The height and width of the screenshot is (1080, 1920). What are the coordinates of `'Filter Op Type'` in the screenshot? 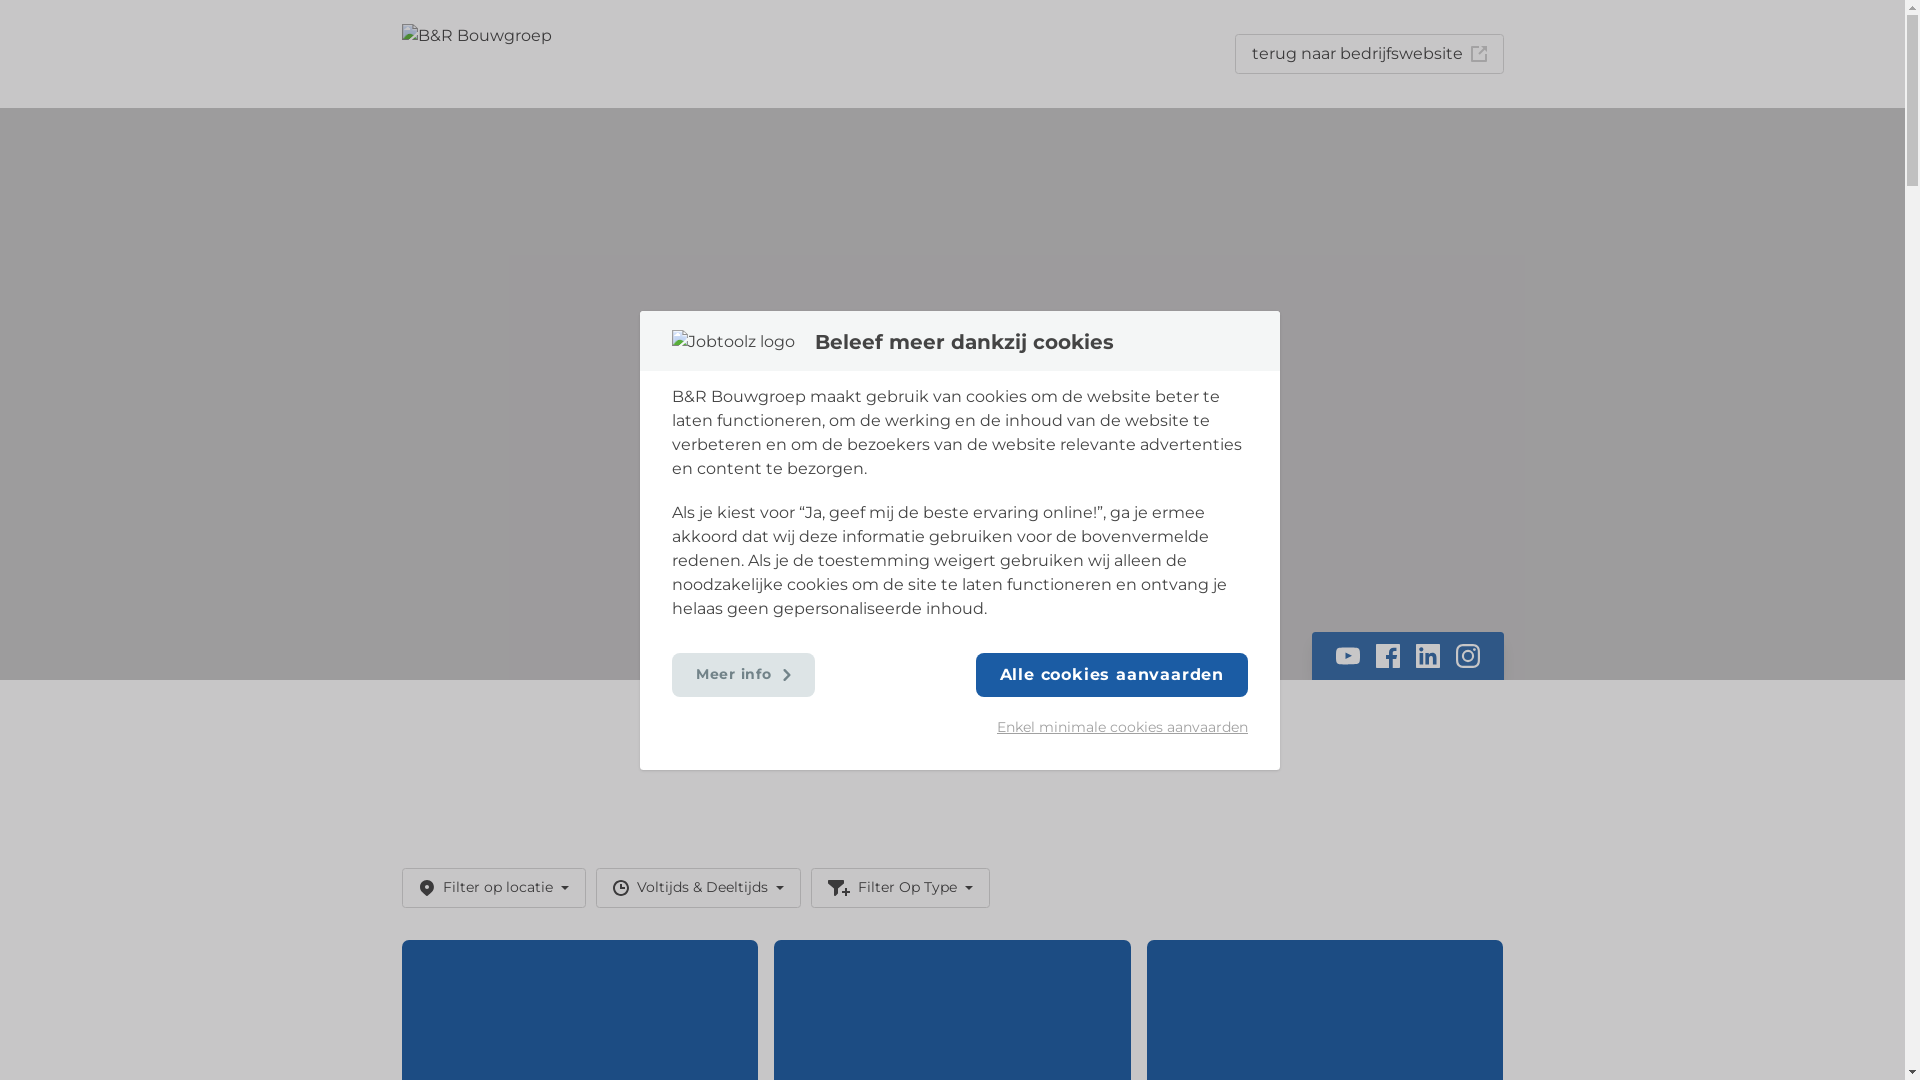 It's located at (898, 886).